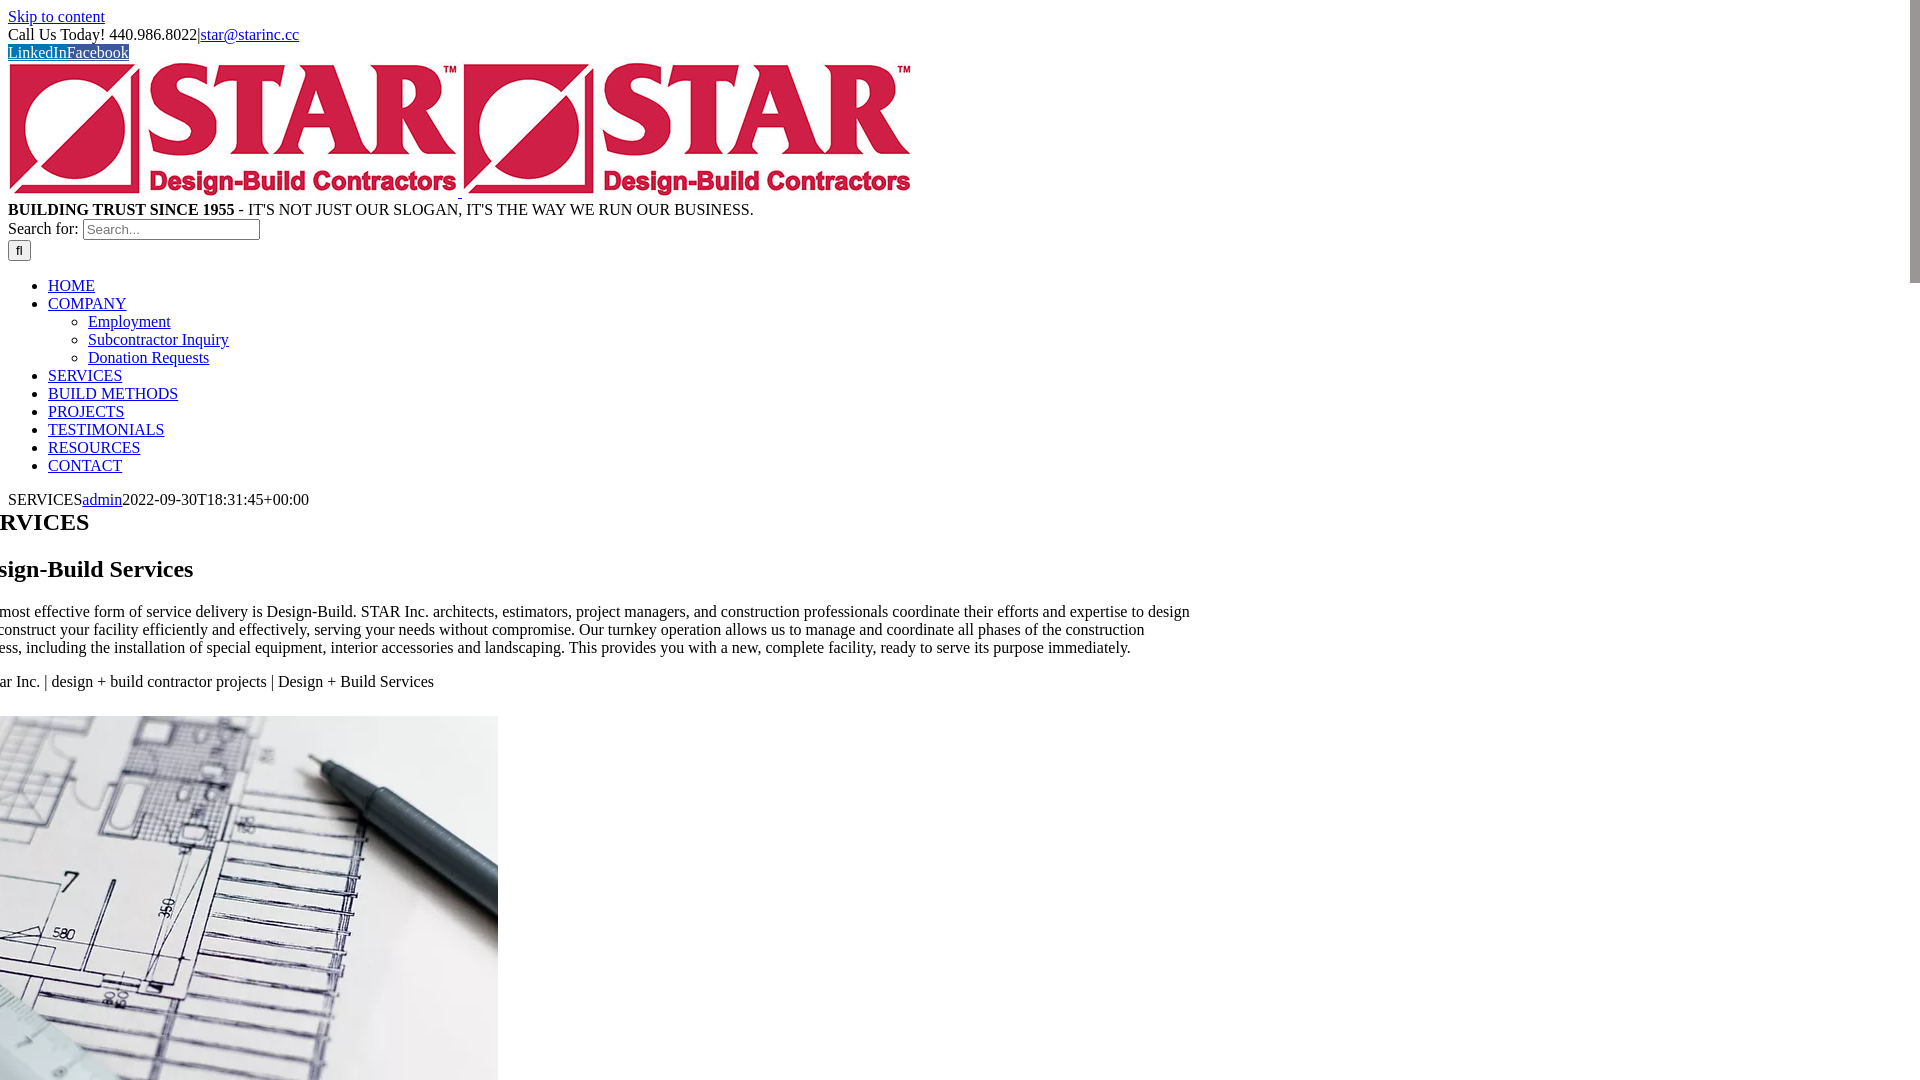  What do you see at coordinates (96, 51) in the screenshot?
I see `'Facebook'` at bounding box center [96, 51].